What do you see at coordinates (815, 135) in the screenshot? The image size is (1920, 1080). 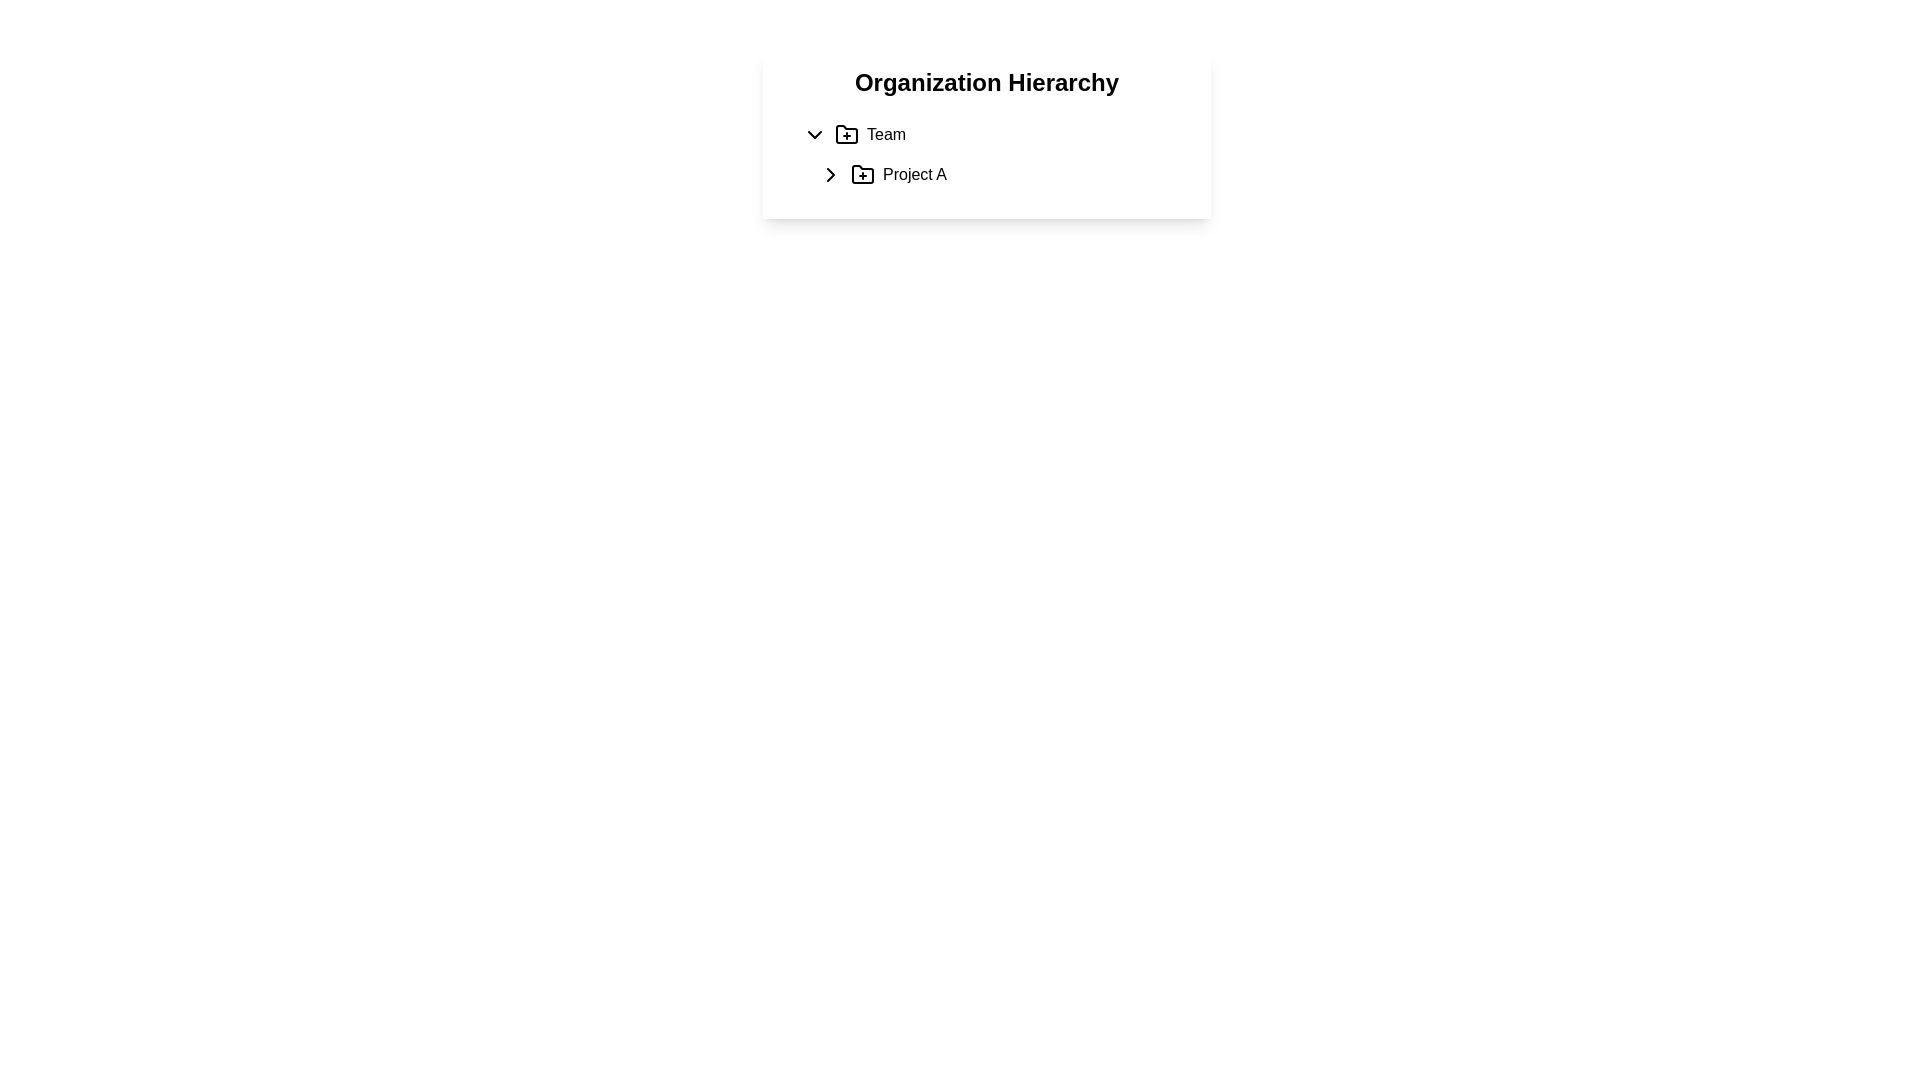 I see `the Icon Button located to the left of the 'Team' label` at bounding box center [815, 135].